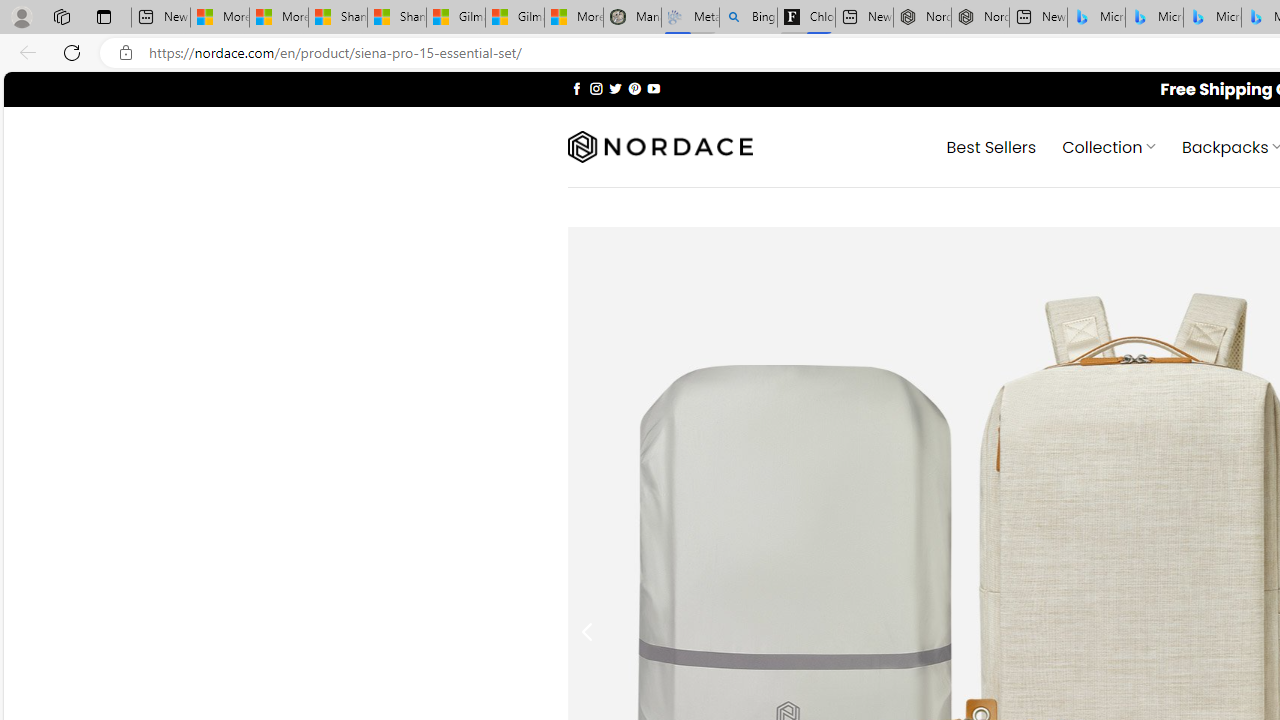 This screenshot has height=720, width=1280. Describe the element at coordinates (515, 17) in the screenshot. I see `'Gilma and Hector both pose tropical trouble for Hawaii'` at that location.